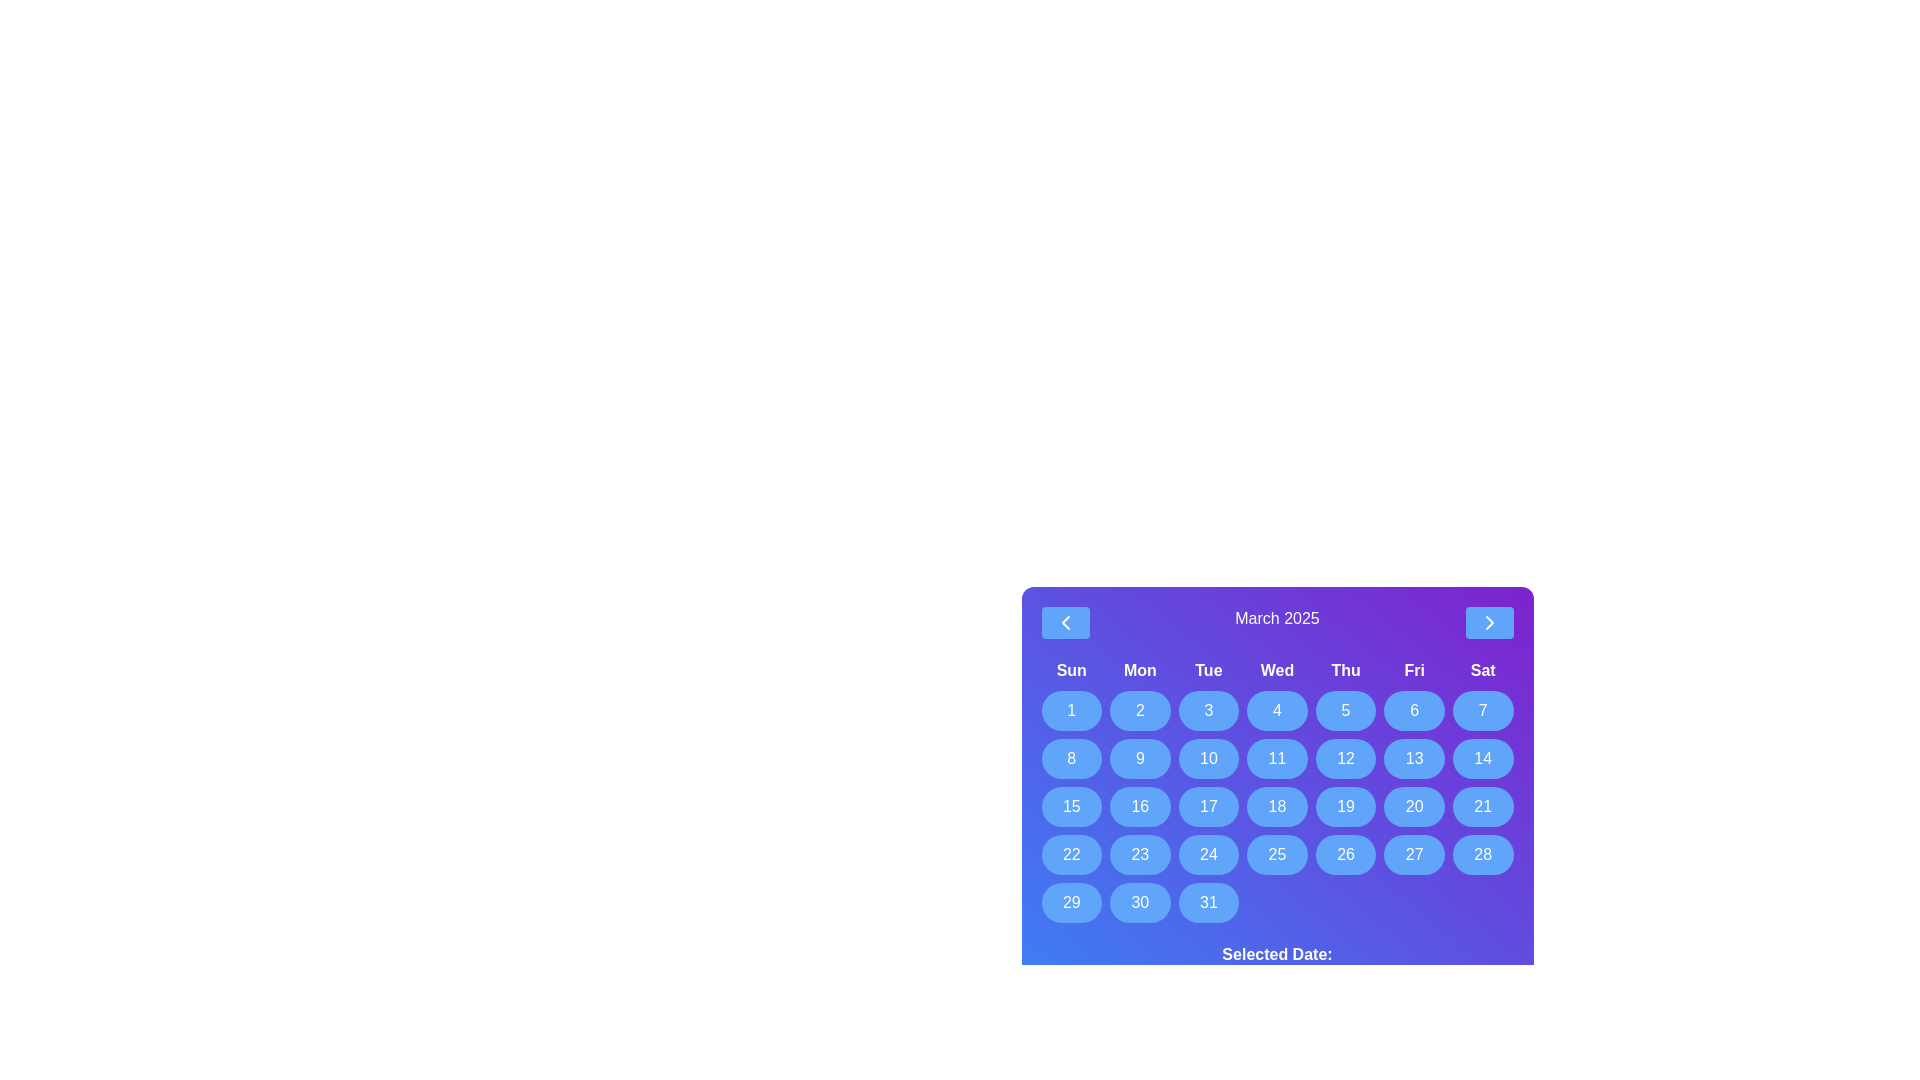 This screenshot has width=1920, height=1080. I want to click on the round blue button labeled '4' in the calendar grid, so click(1275, 709).